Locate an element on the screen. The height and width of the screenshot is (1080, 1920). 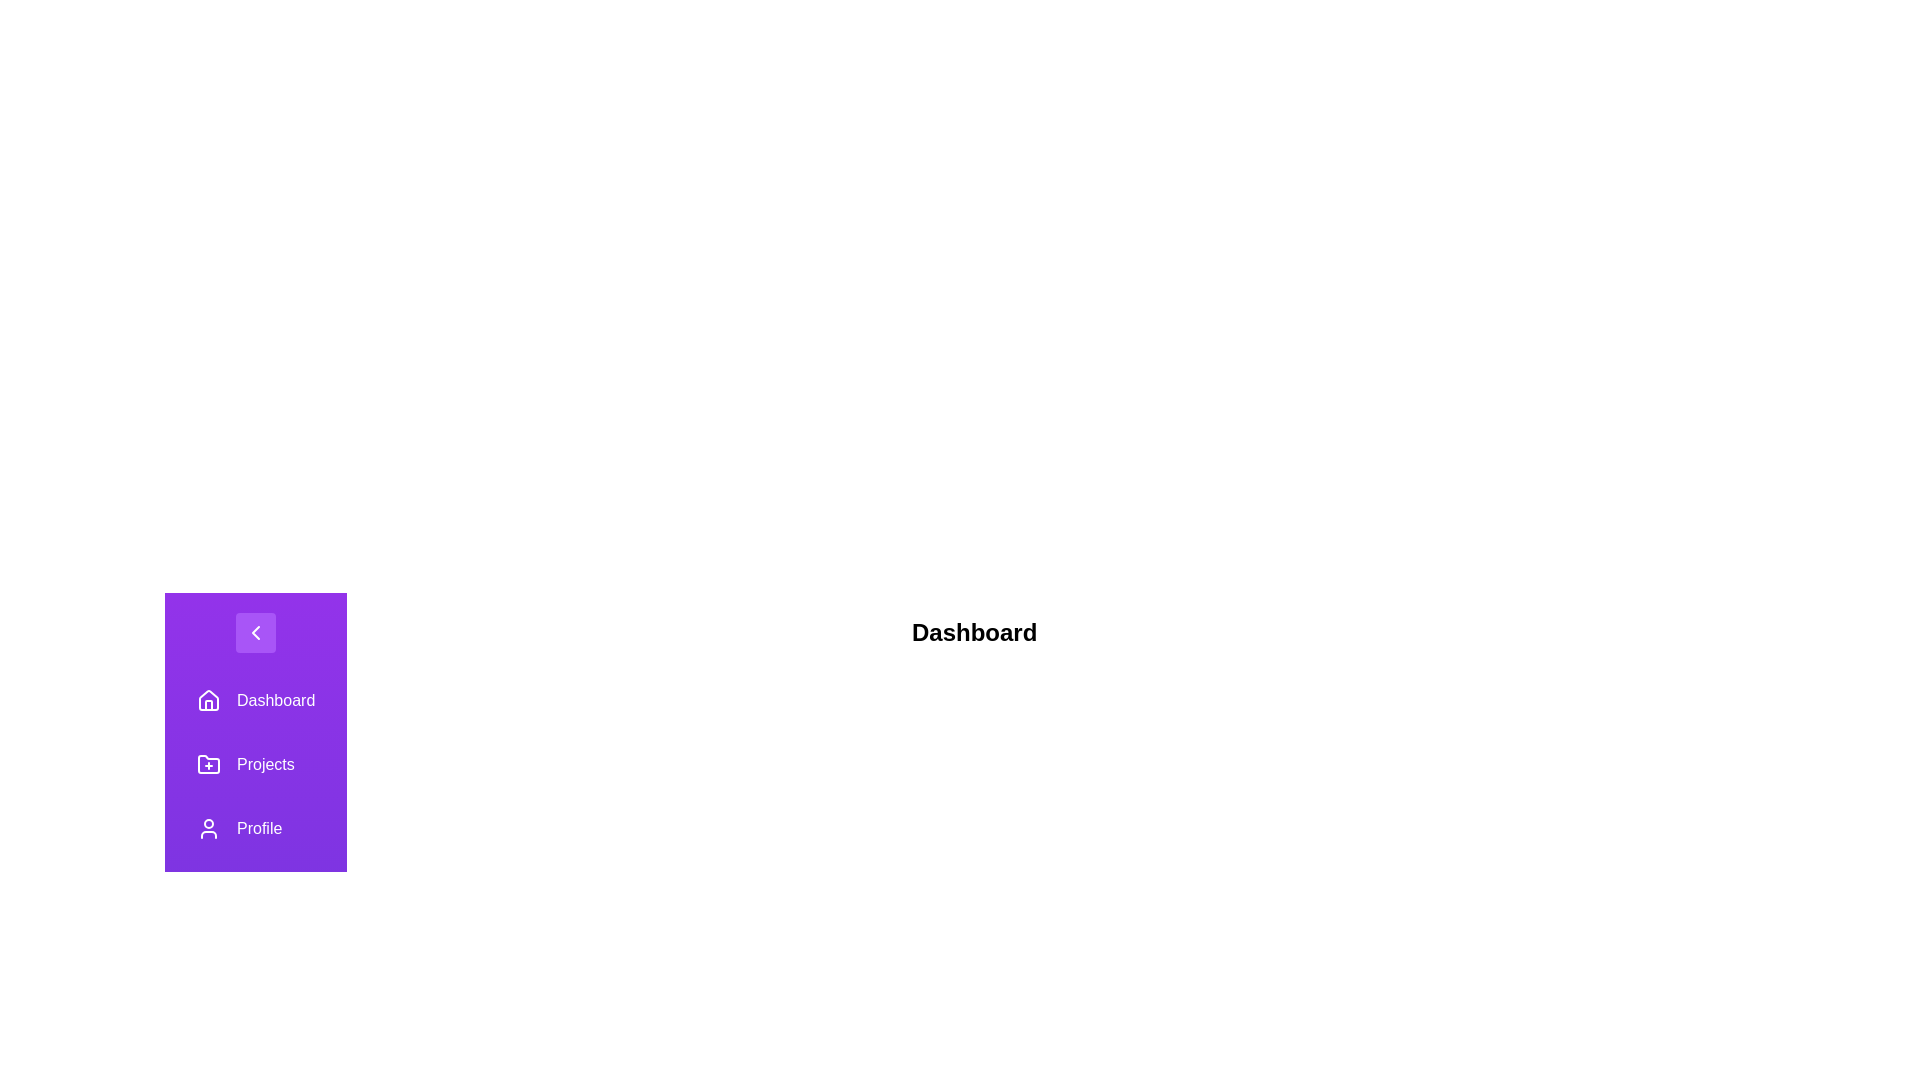
the profile button located in the vertical sidebar menu, positioned below the 'Projects' option and above the 'Settings' option is located at coordinates (255, 829).